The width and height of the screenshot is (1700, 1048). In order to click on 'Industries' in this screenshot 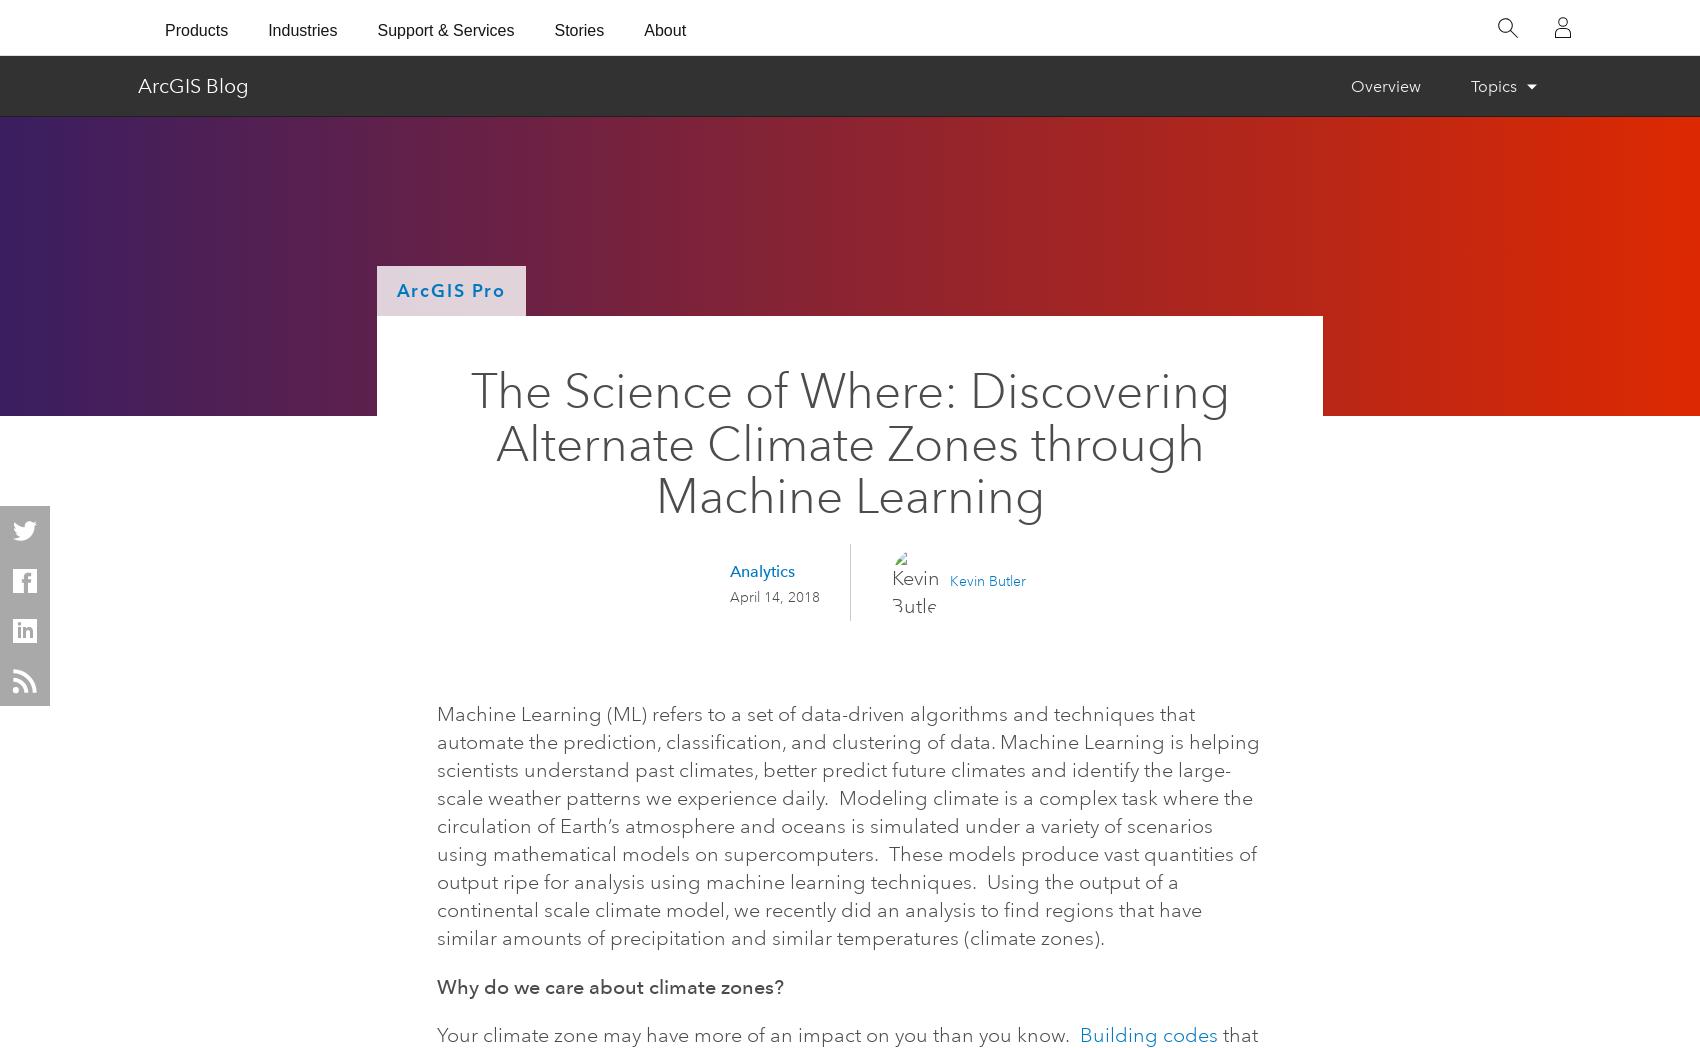, I will do `click(302, 28)`.